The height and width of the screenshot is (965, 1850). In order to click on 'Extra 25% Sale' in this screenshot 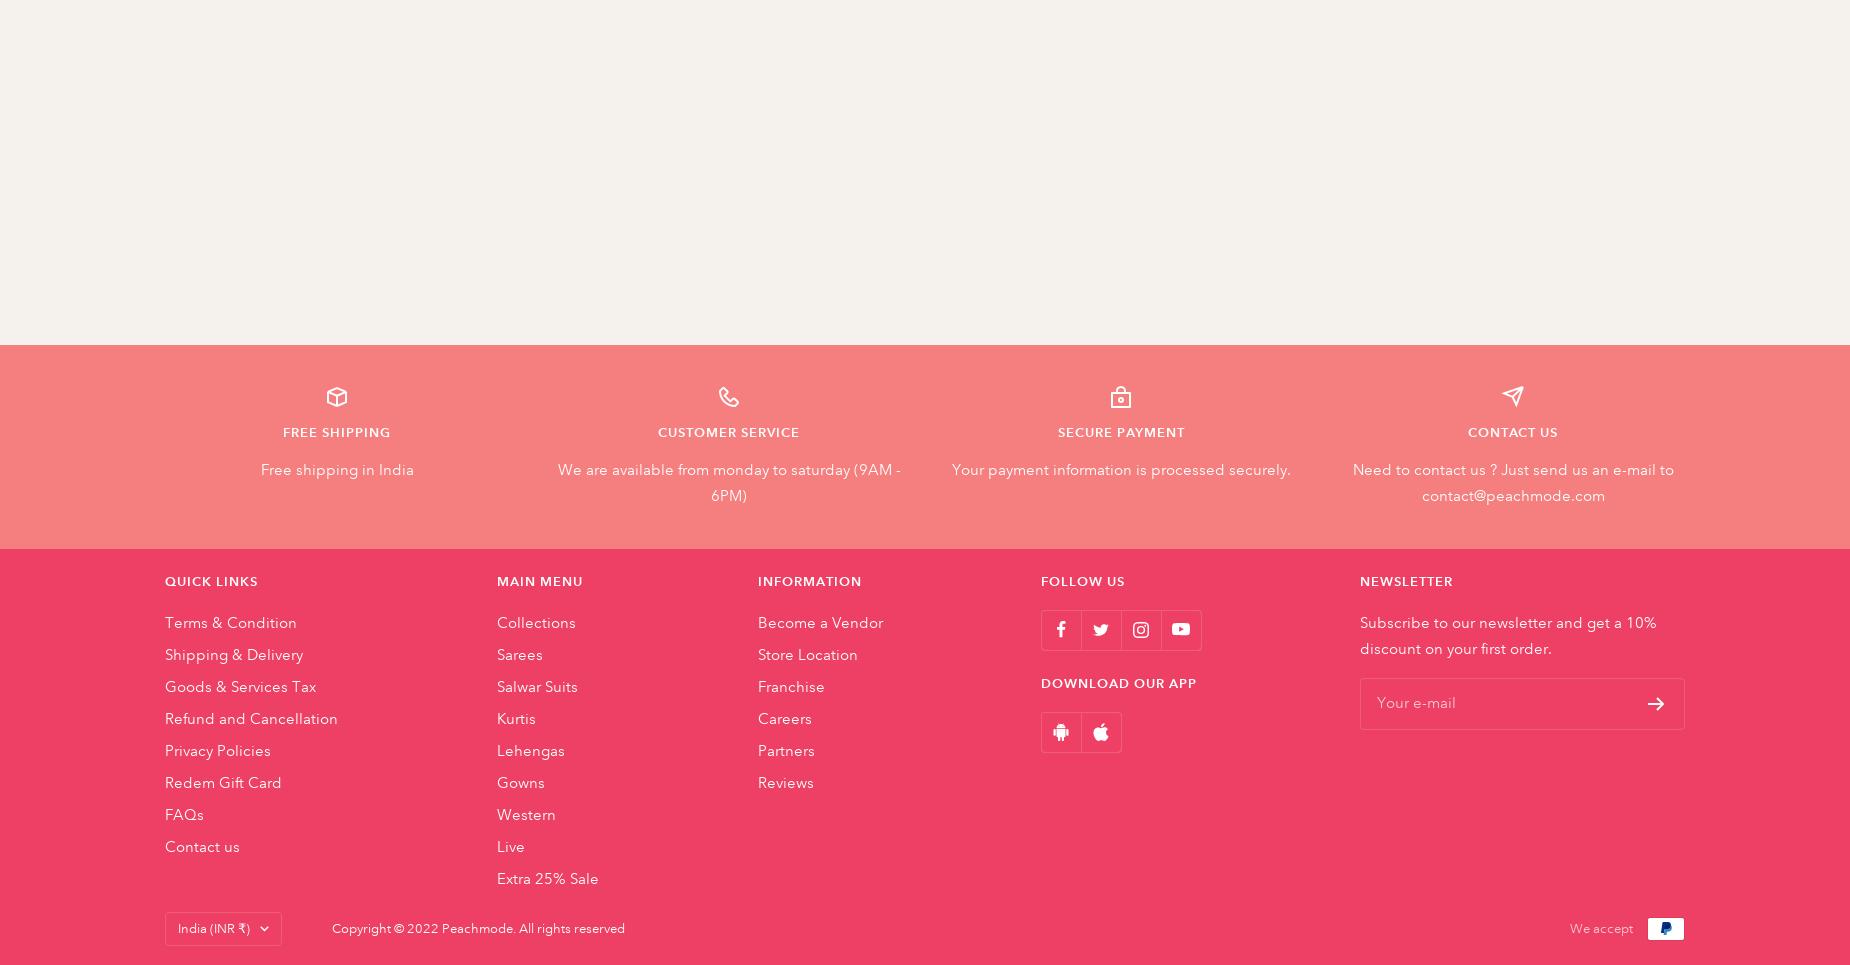, I will do `click(547, 877)`.